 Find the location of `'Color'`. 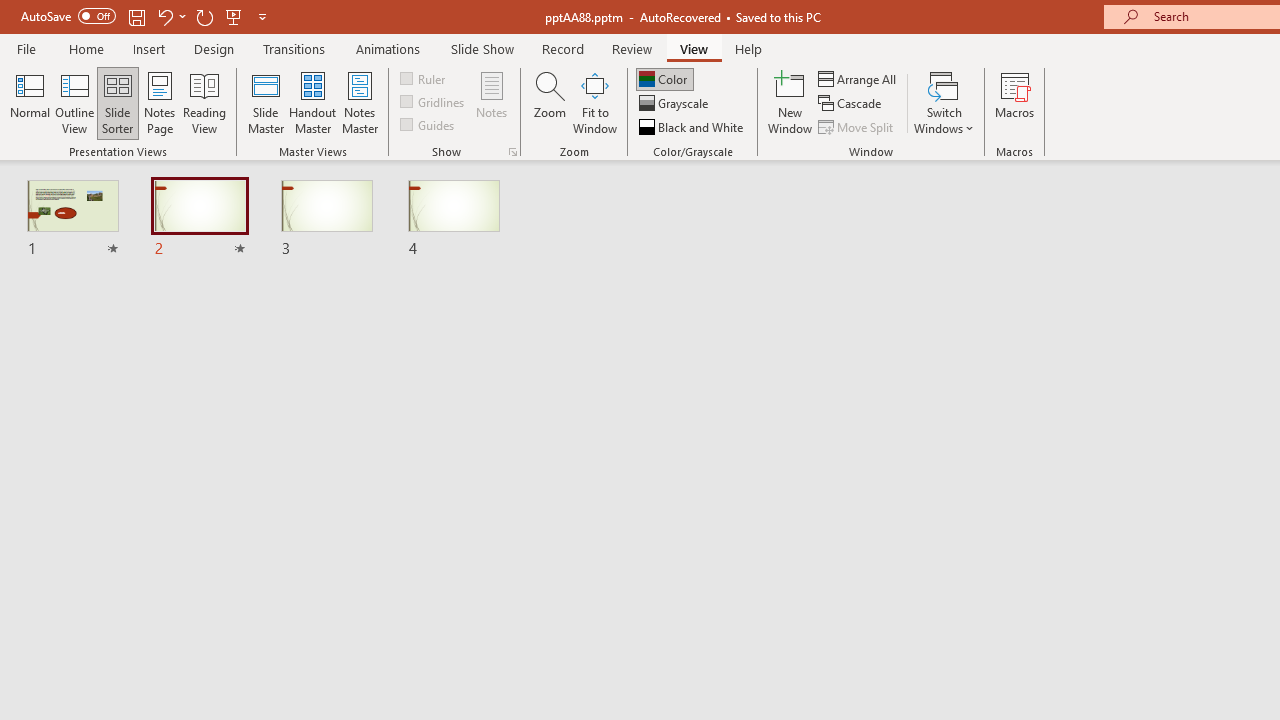

'Color' is located at coordinates (664, 78).